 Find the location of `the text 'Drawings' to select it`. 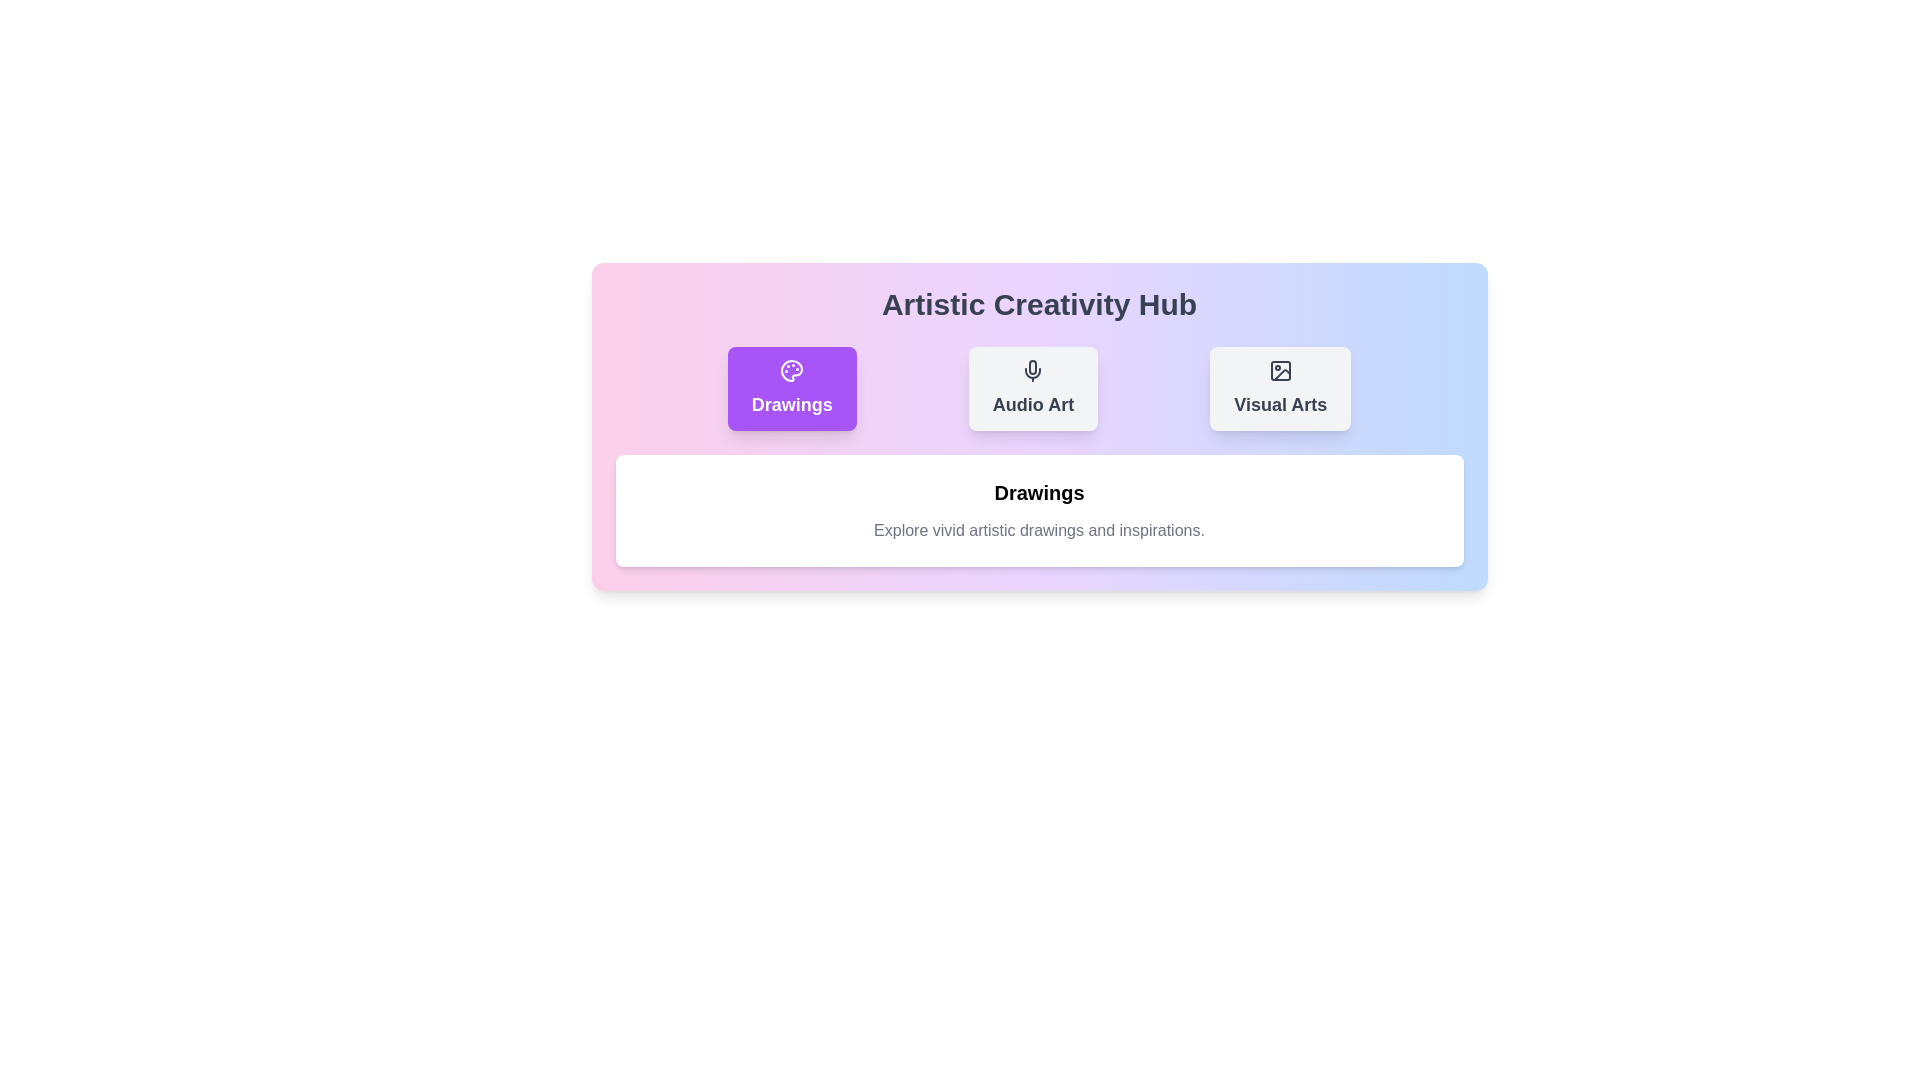

the text 'Drawings' to select it is located at coordinates (791, 405).